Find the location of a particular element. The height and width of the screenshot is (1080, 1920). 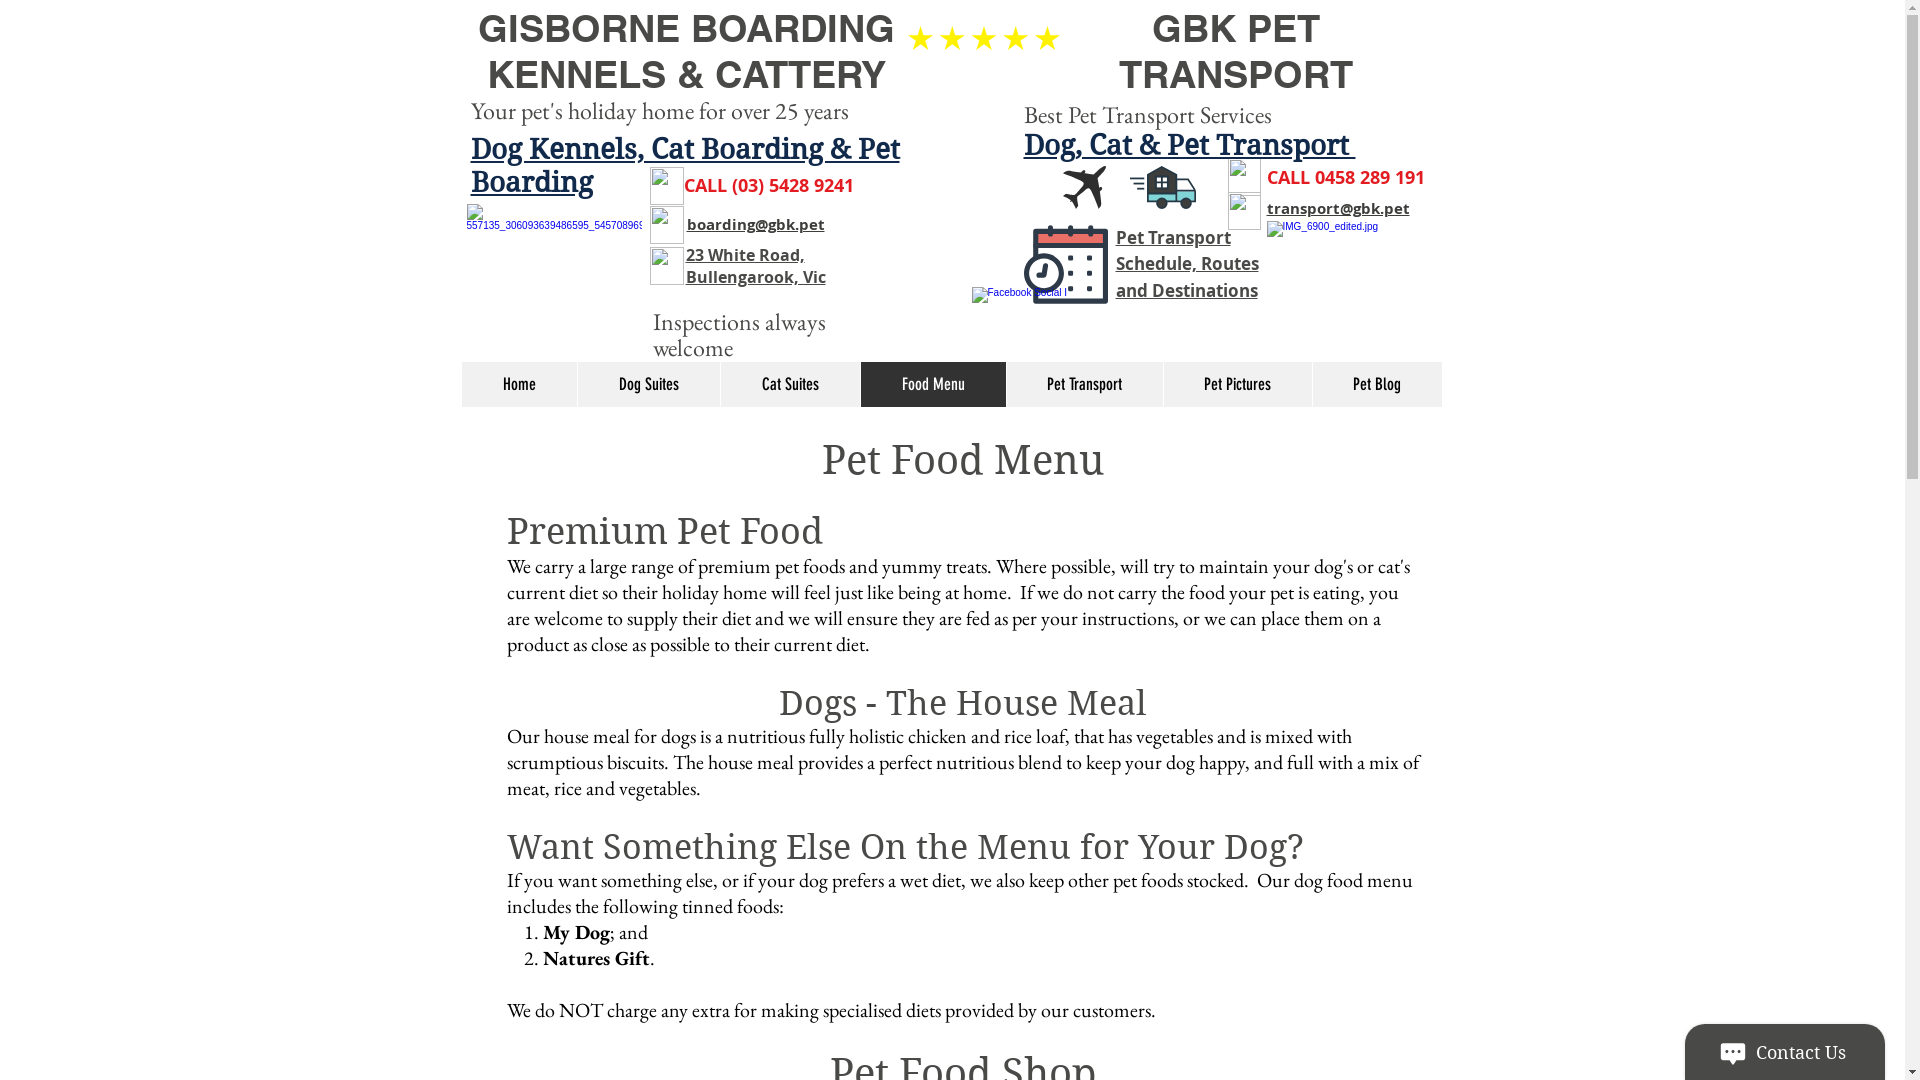

'Pet Transport' is located at coordinates (1083, 384).